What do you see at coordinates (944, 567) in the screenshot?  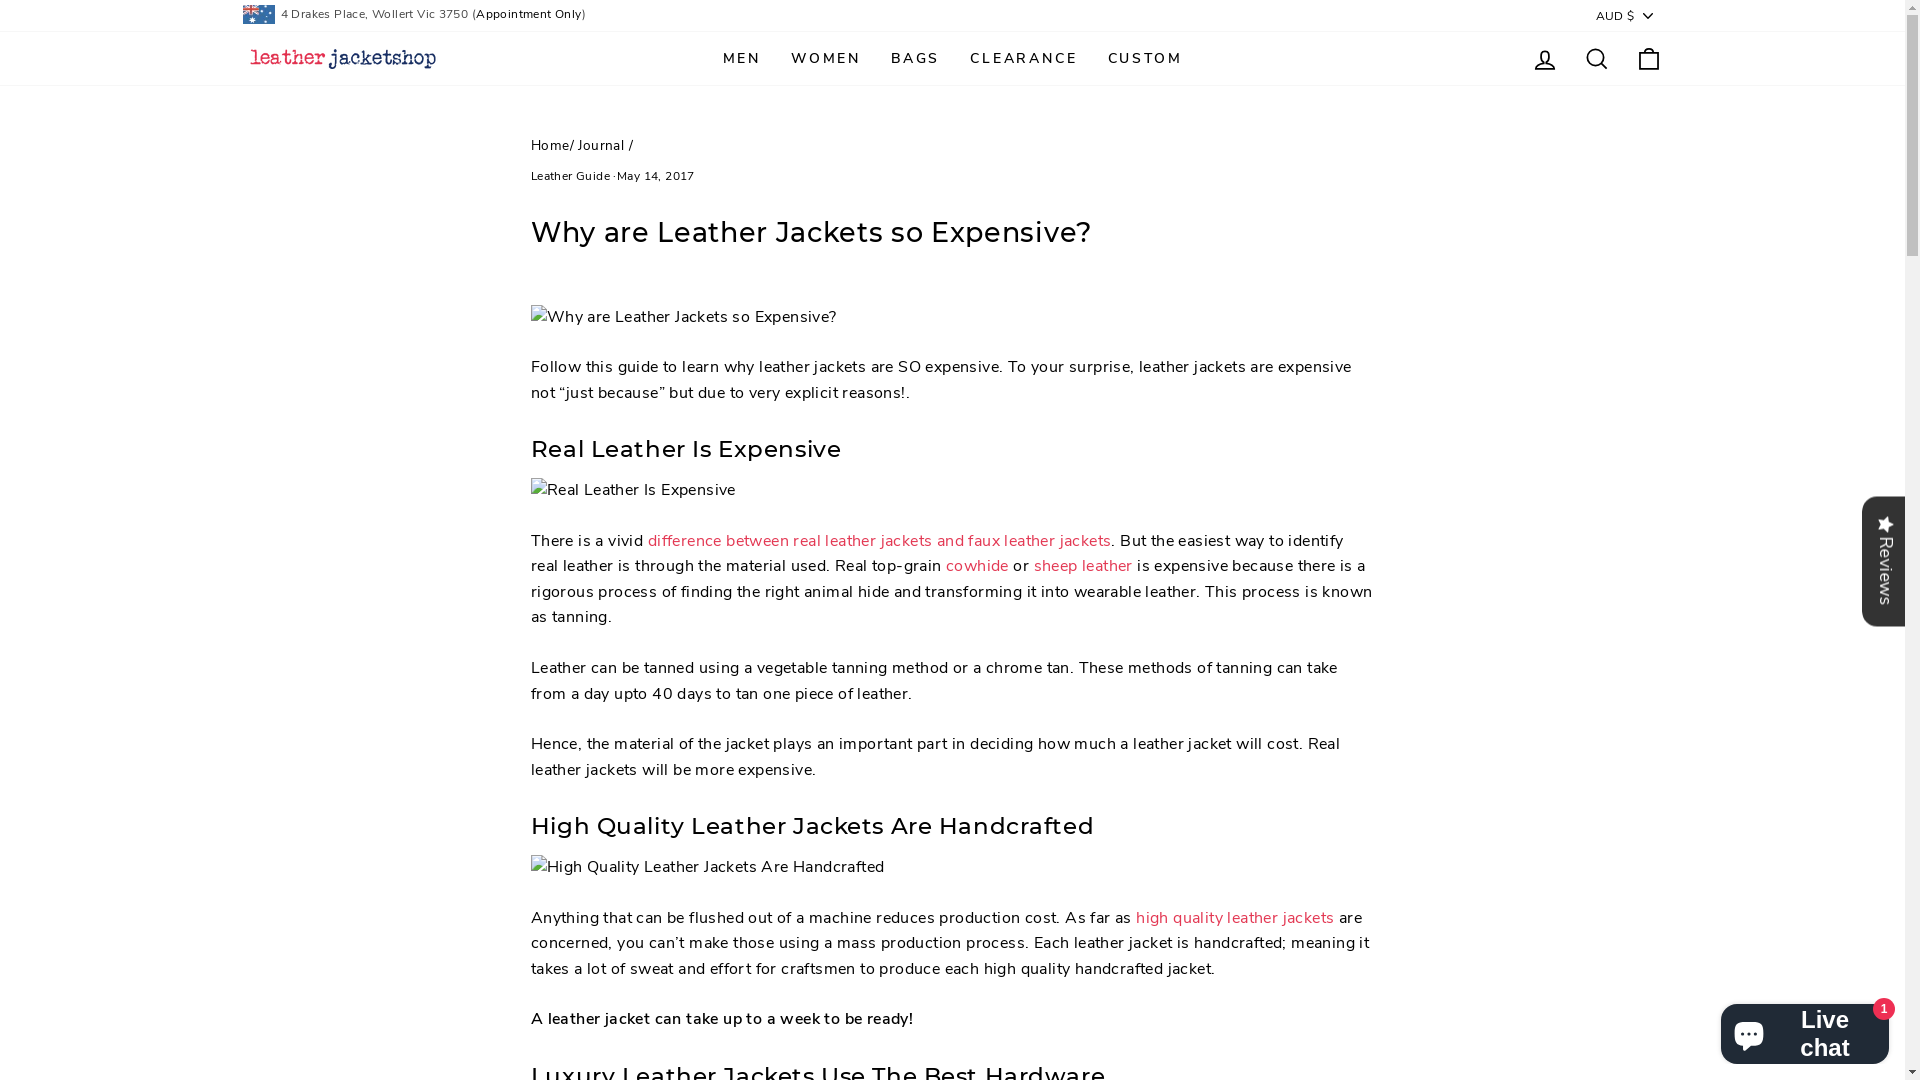 I see `'cowhide'` at bounding box center [944, 567].